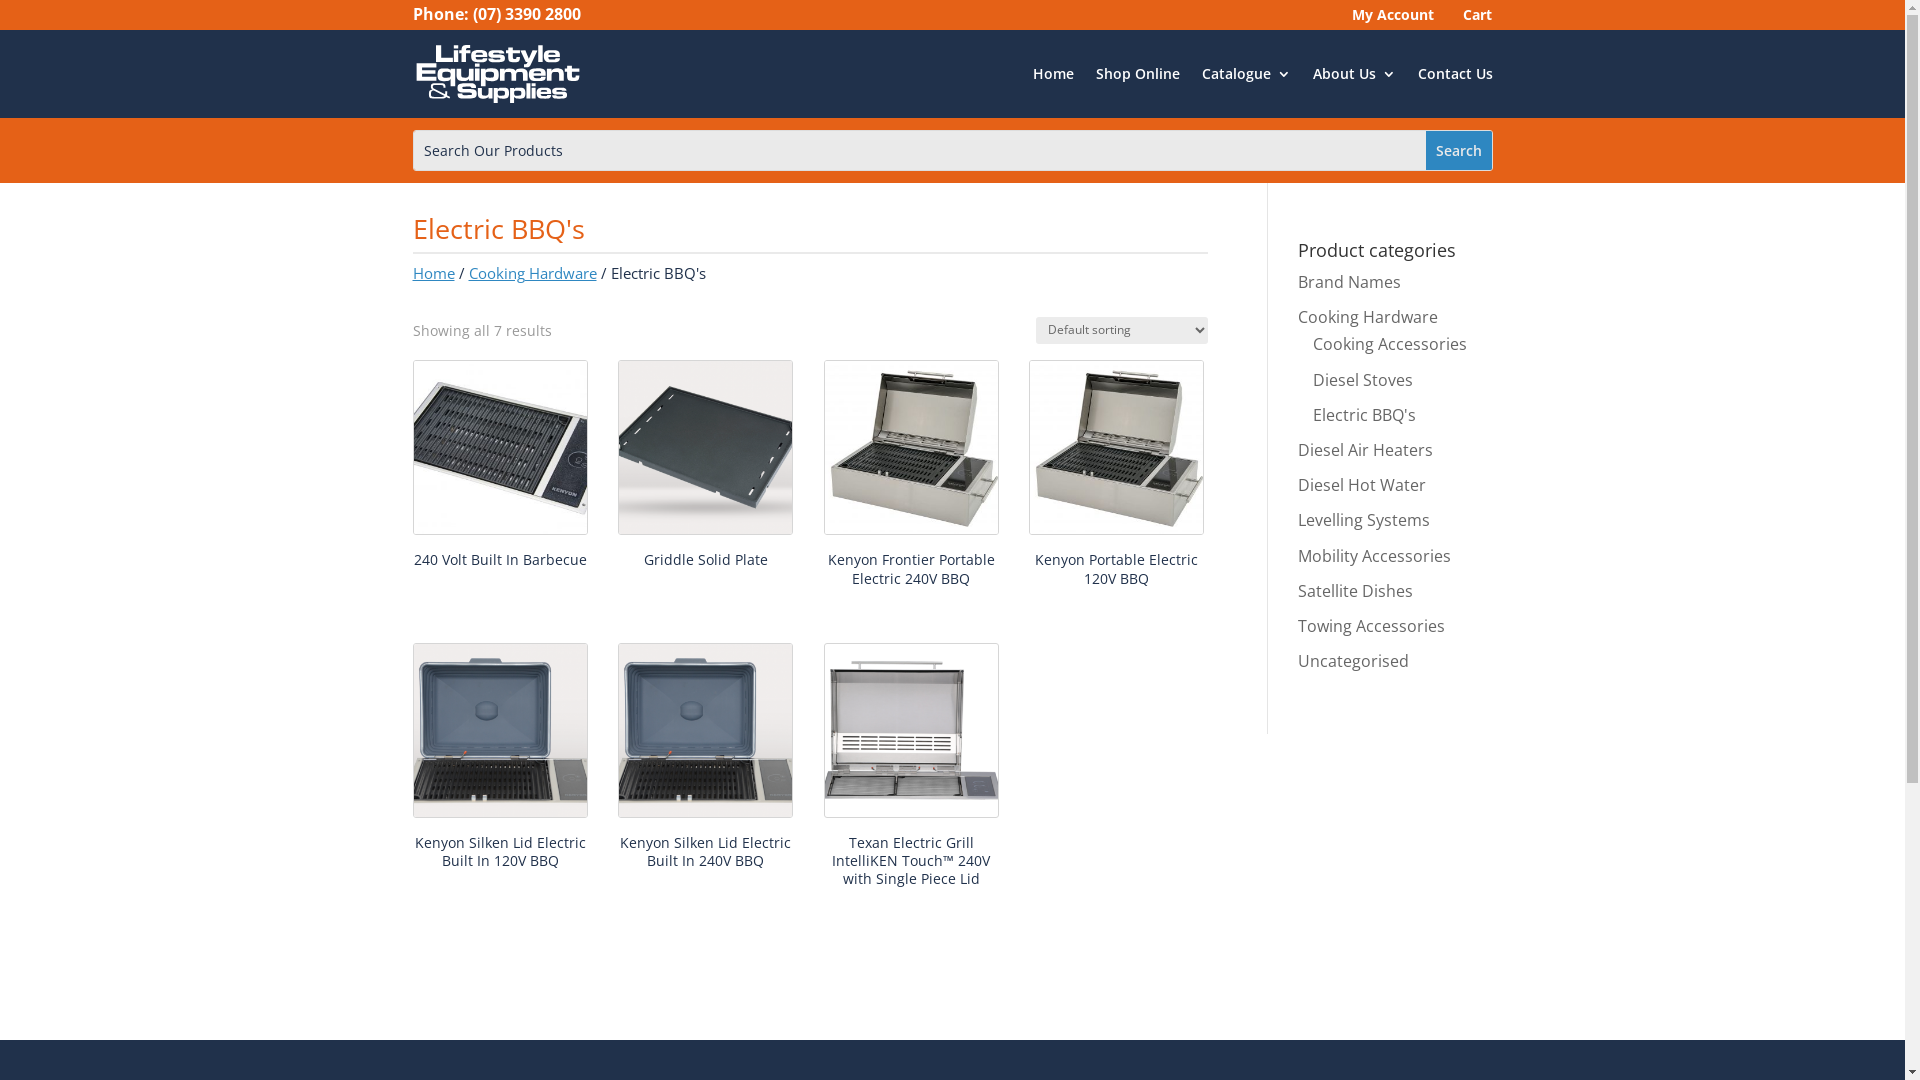  I want to click on 'Mobility Accessories', so click(1297, 555).